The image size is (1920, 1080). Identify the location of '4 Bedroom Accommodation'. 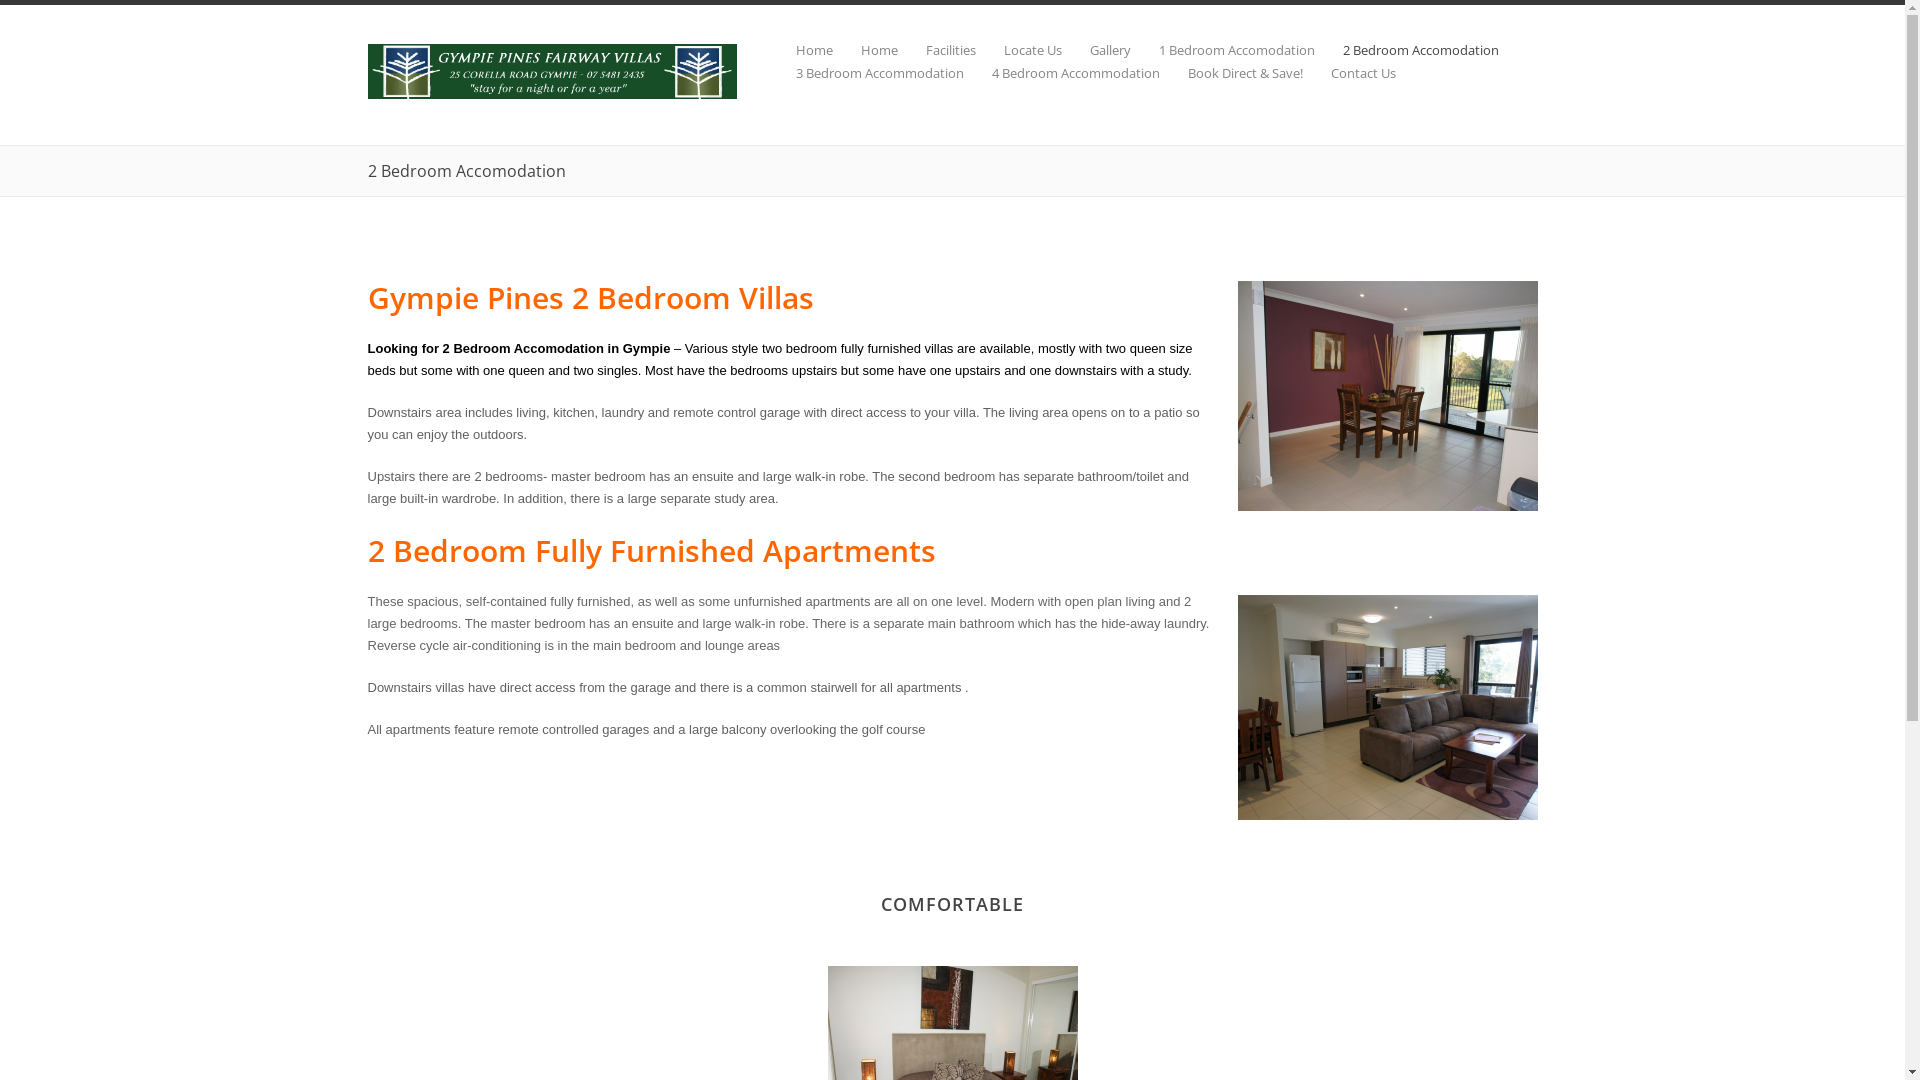
(1060, 72).